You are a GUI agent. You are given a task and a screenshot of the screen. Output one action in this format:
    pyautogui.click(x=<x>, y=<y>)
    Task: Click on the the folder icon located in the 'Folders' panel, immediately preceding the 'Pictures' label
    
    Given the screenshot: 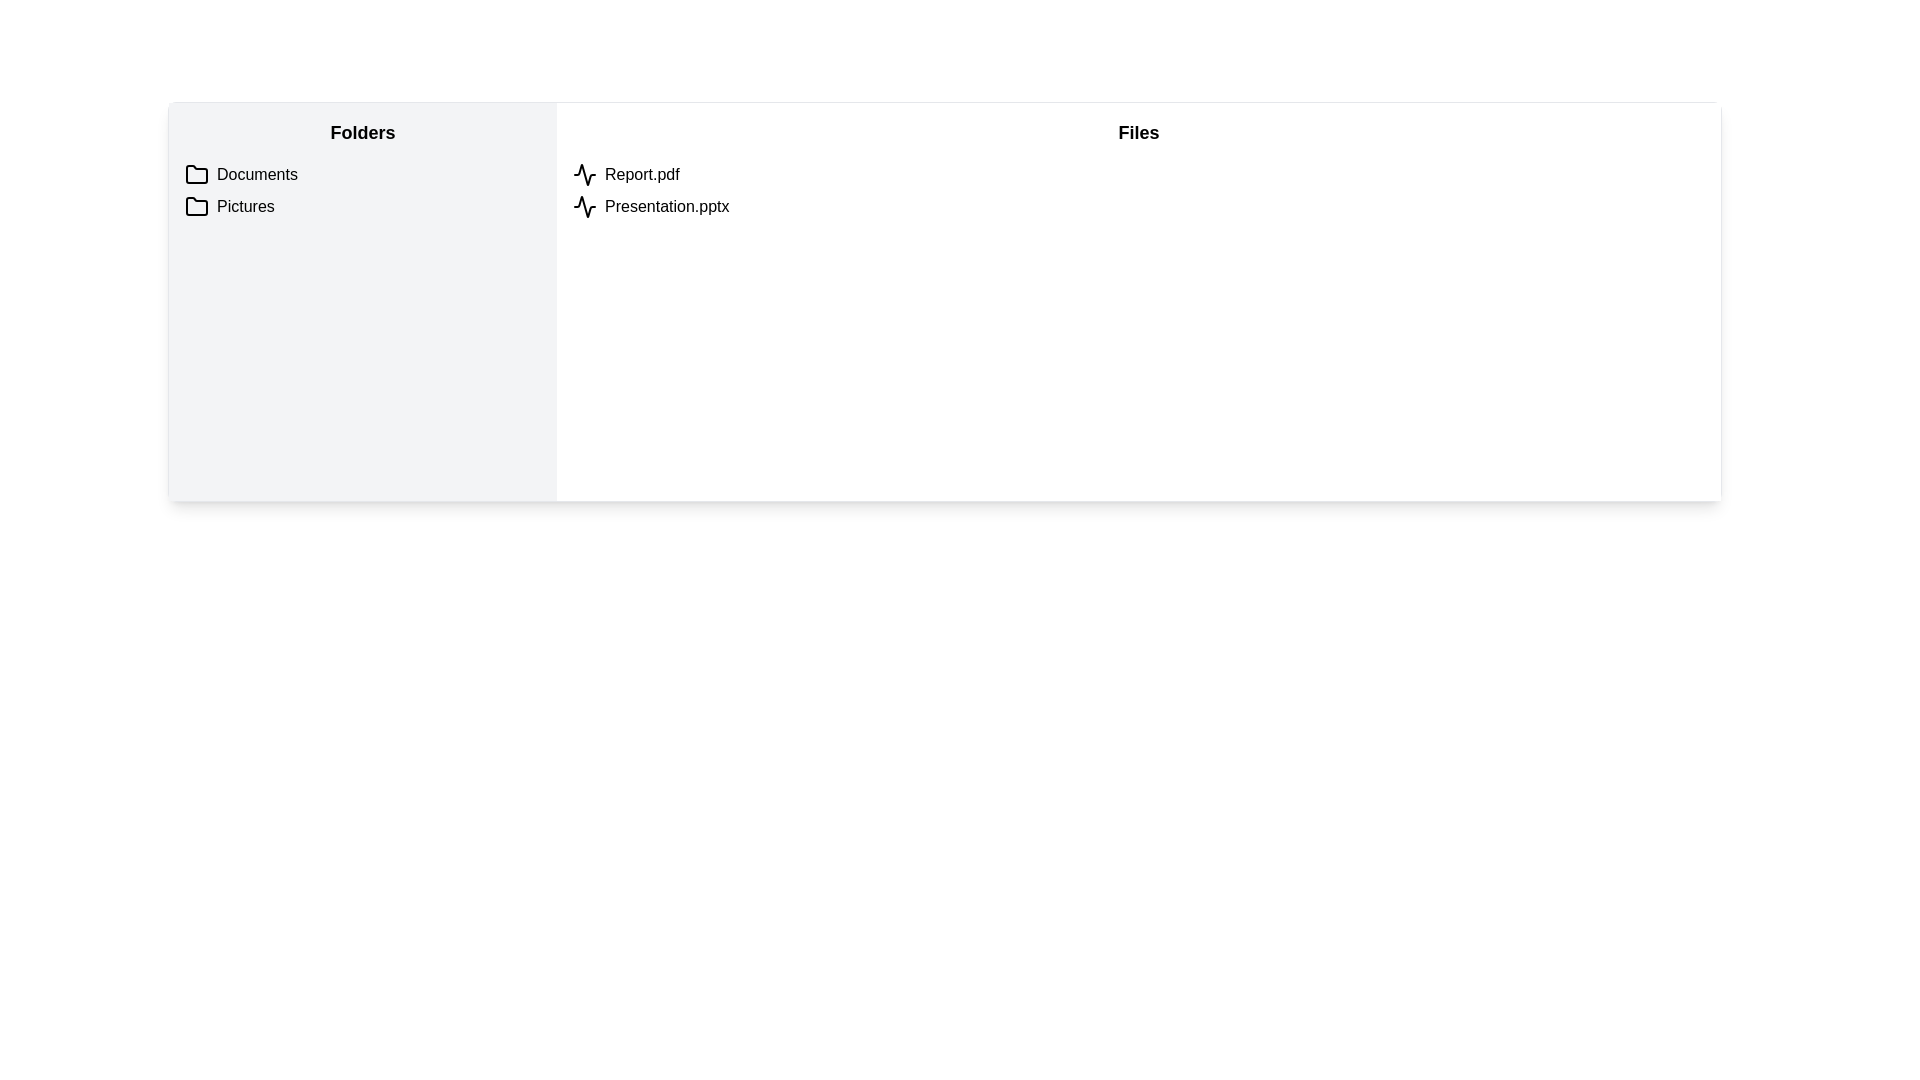 What is the action you would take?
    pyautogui.click(x=196, y=207)
    